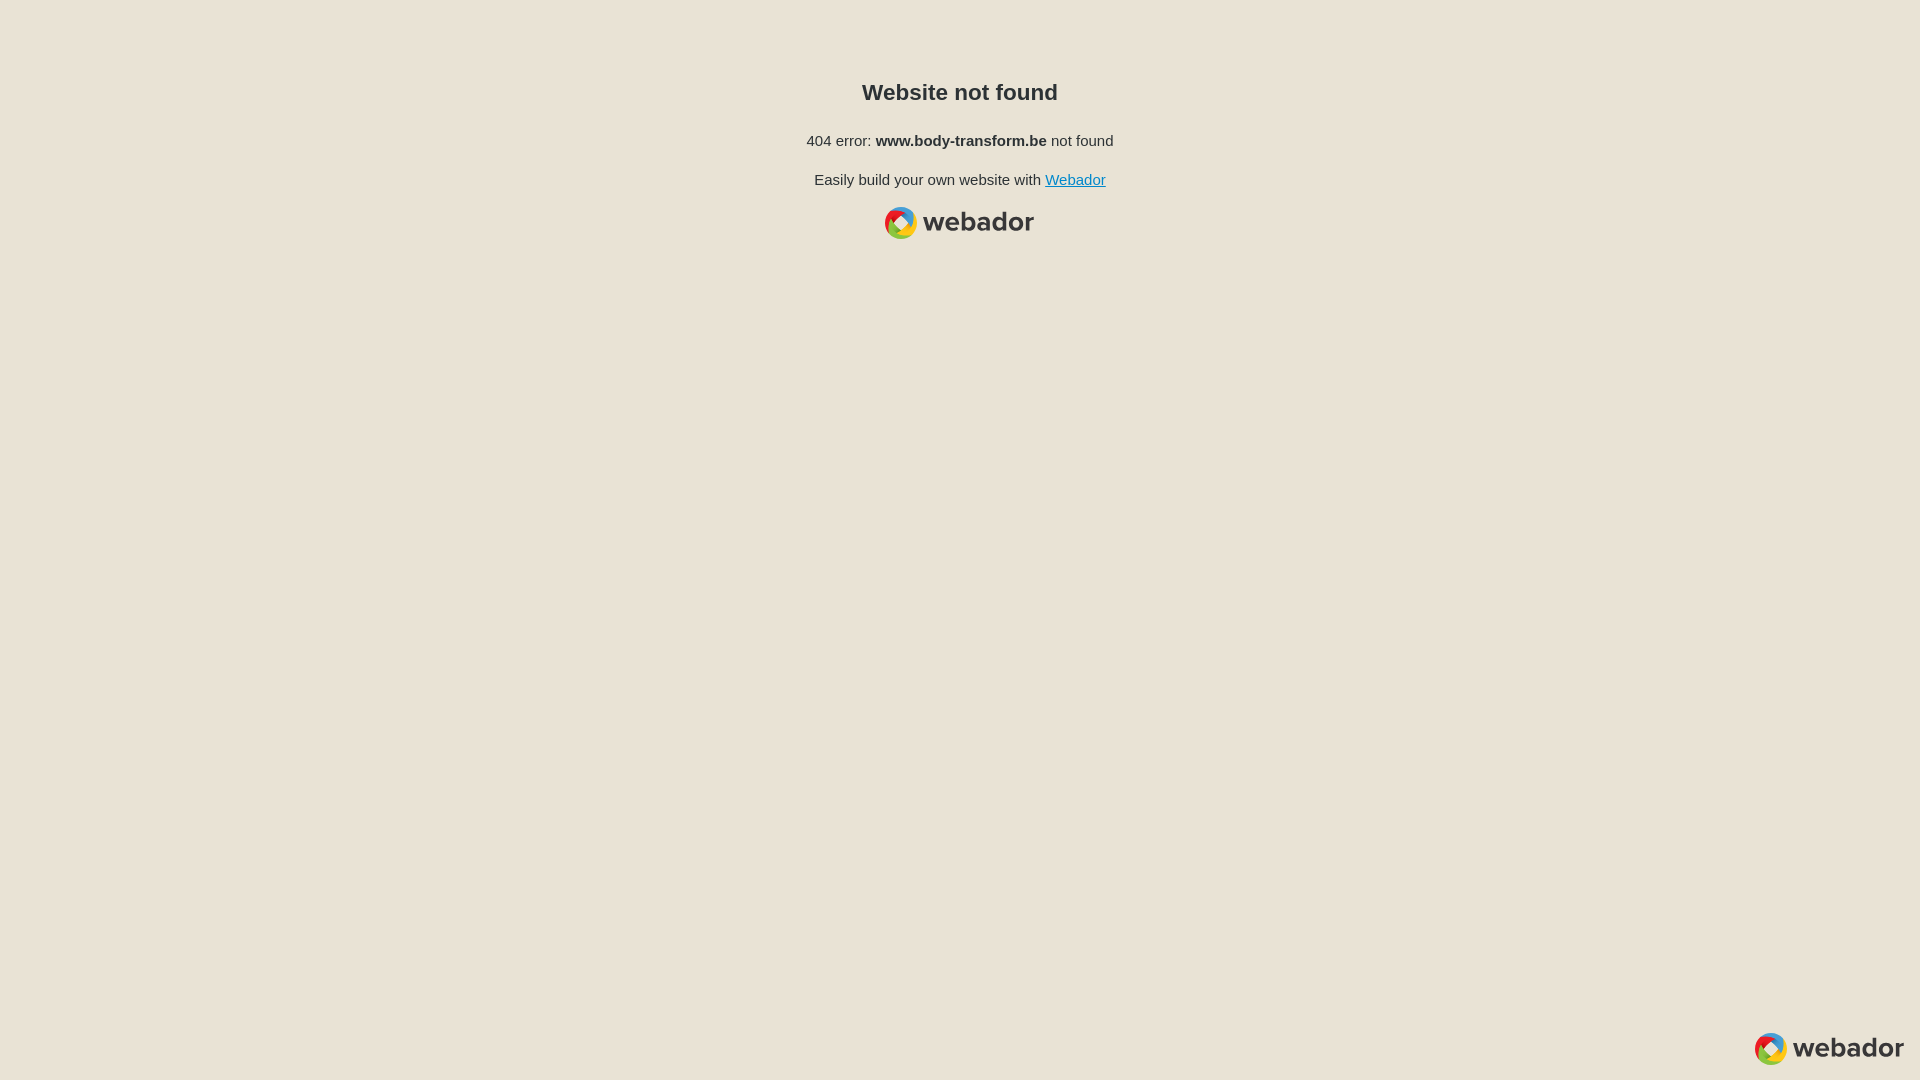 The height and width of the screenshot is (1080, 1920). Describe the element at coordinates (1074, 178) in the screenshot. I see `'Webador'` at that location.